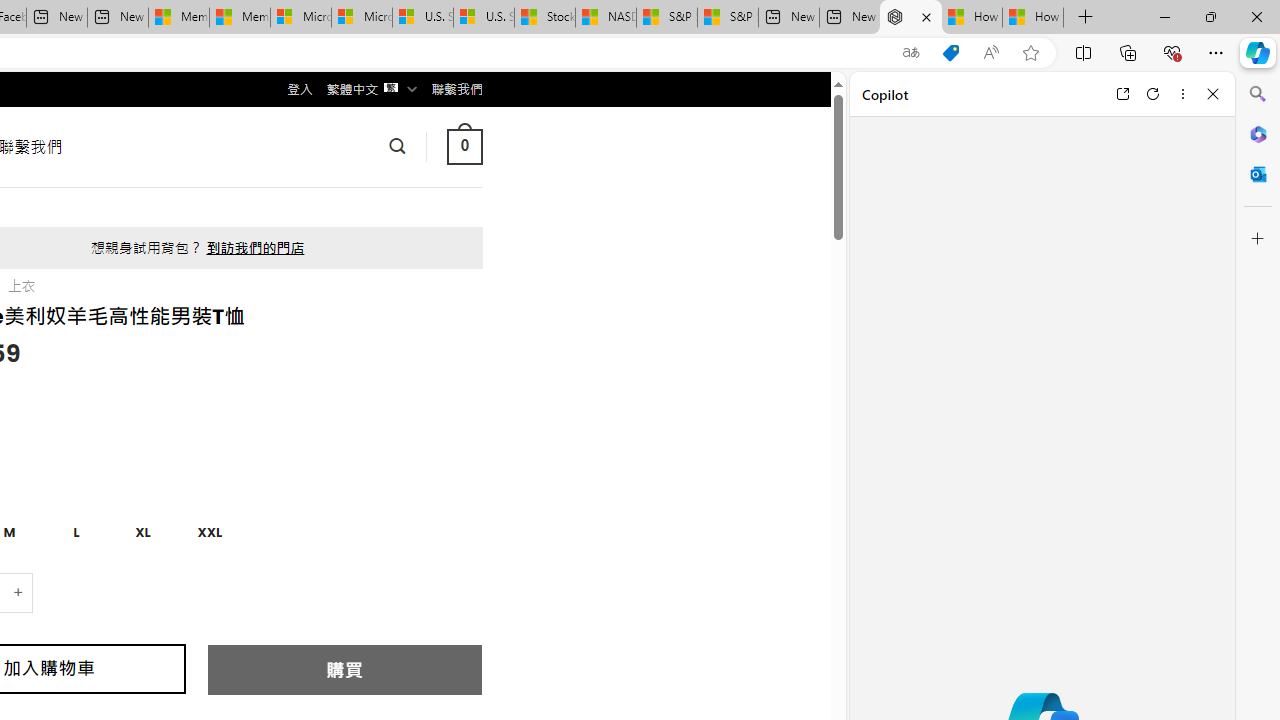 Image resolution: width=1280 pixels, height=720 pixels. What do you see at coordinates (463, 145) in the screenshot?
I see `'  0  '` at bounding box center [463, 145].